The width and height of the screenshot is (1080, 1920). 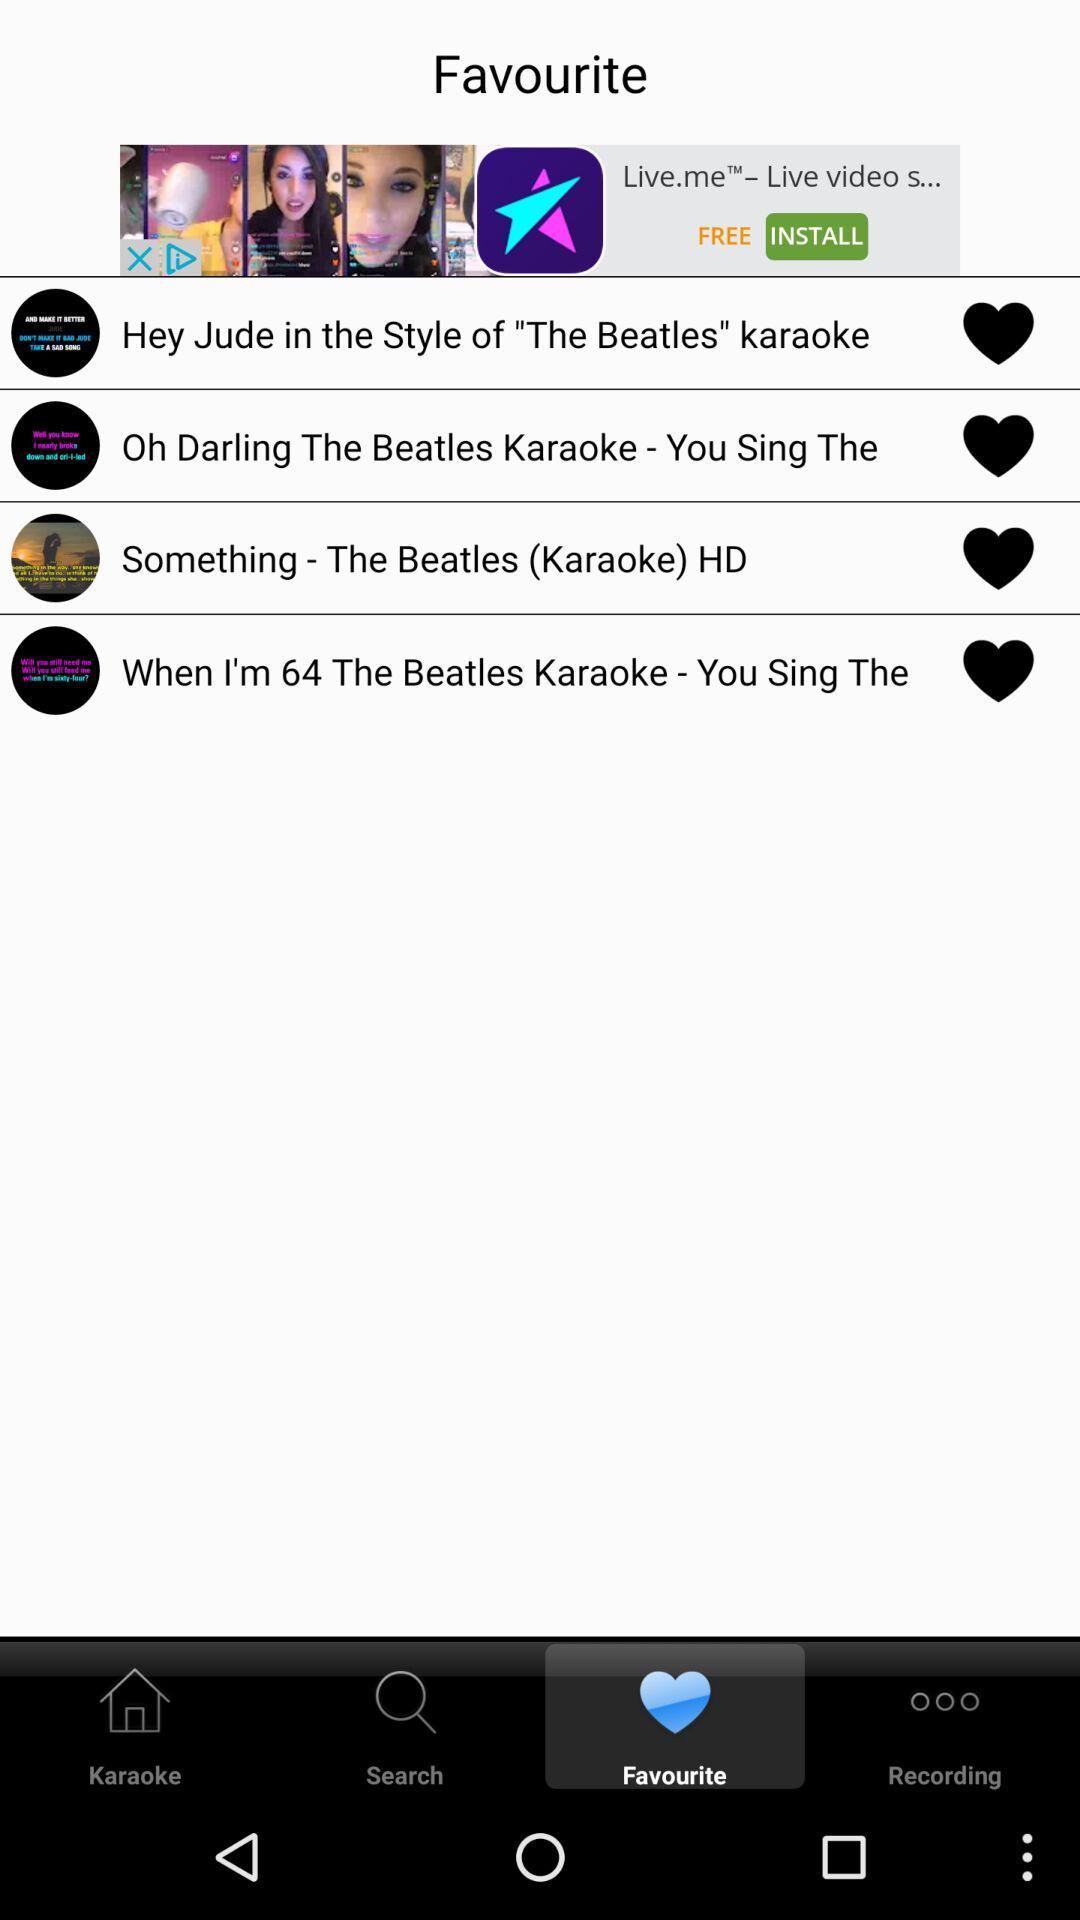 I want to click on favourite app install, so click(x=540, y=210).